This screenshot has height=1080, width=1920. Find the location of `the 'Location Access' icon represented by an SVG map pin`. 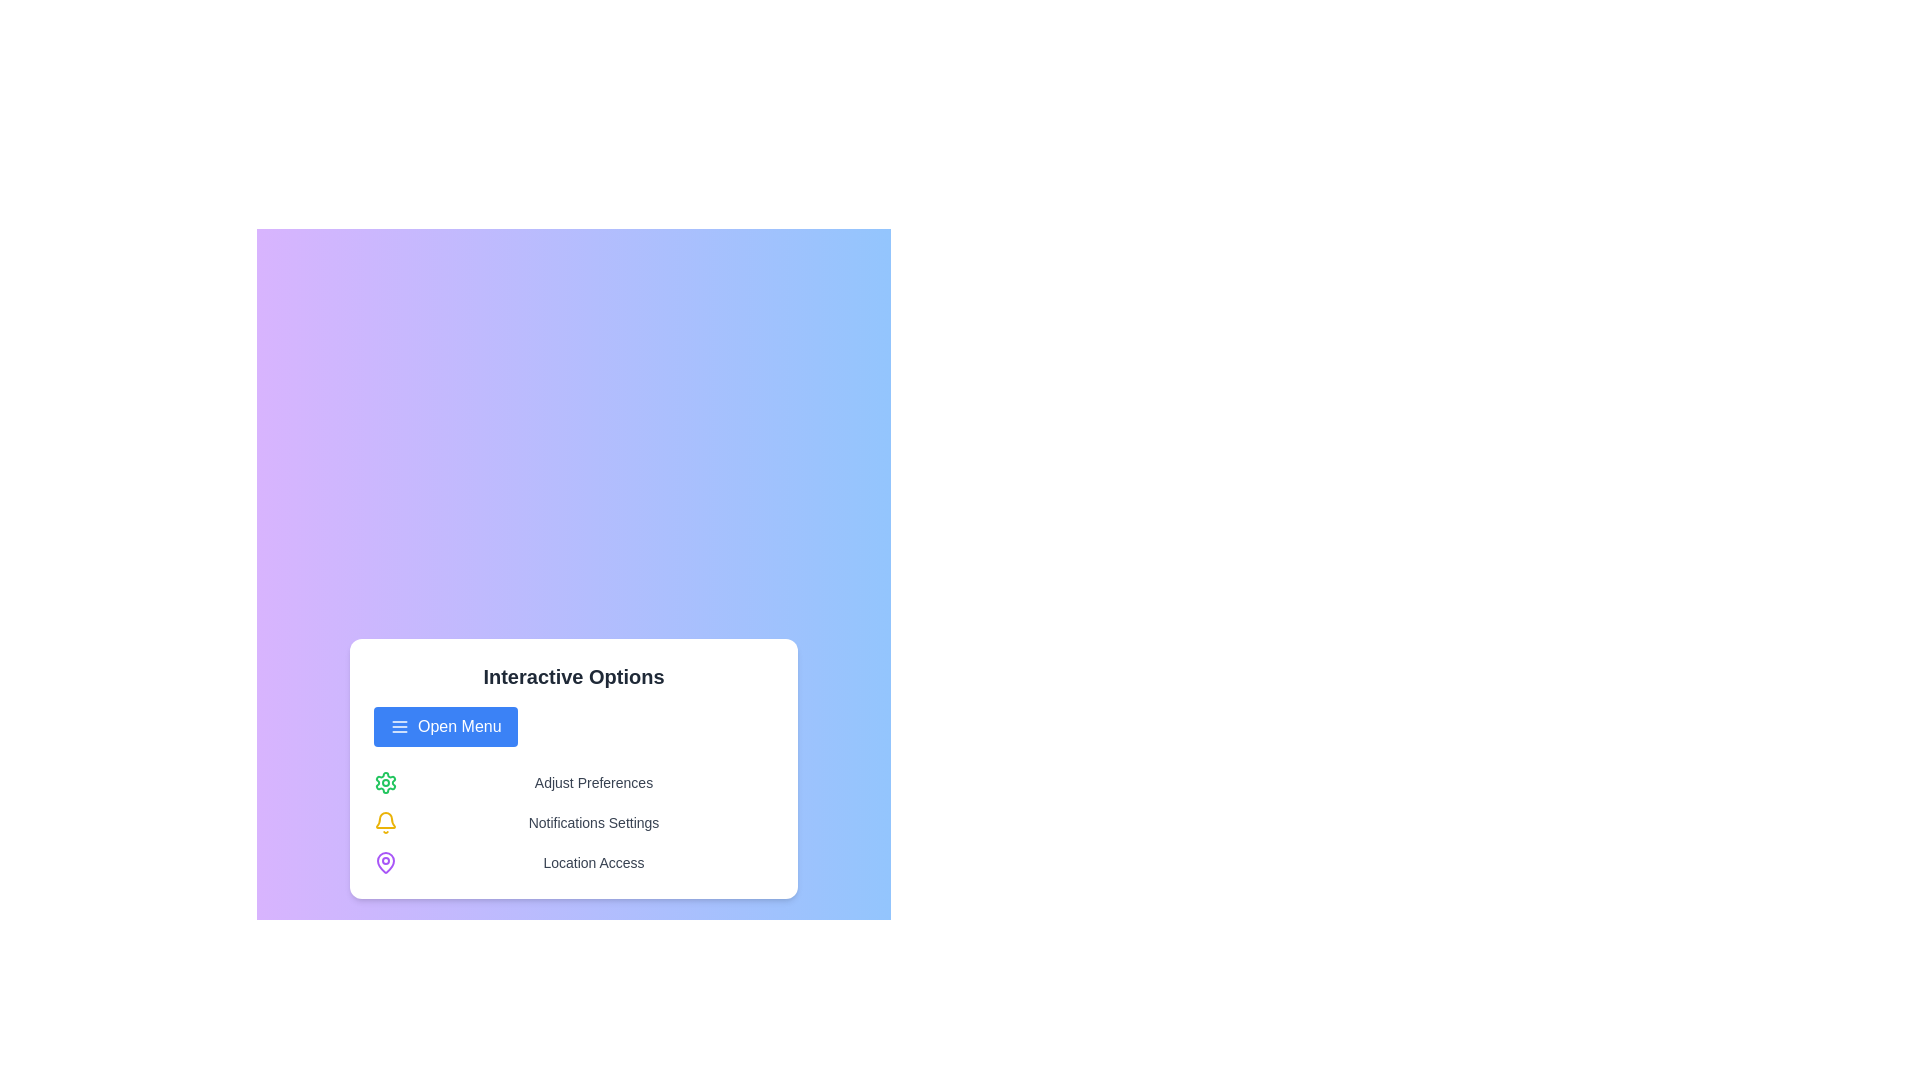

the 'Location Access' icon represented by an SVG map pin is located at coordinates (385, 860).